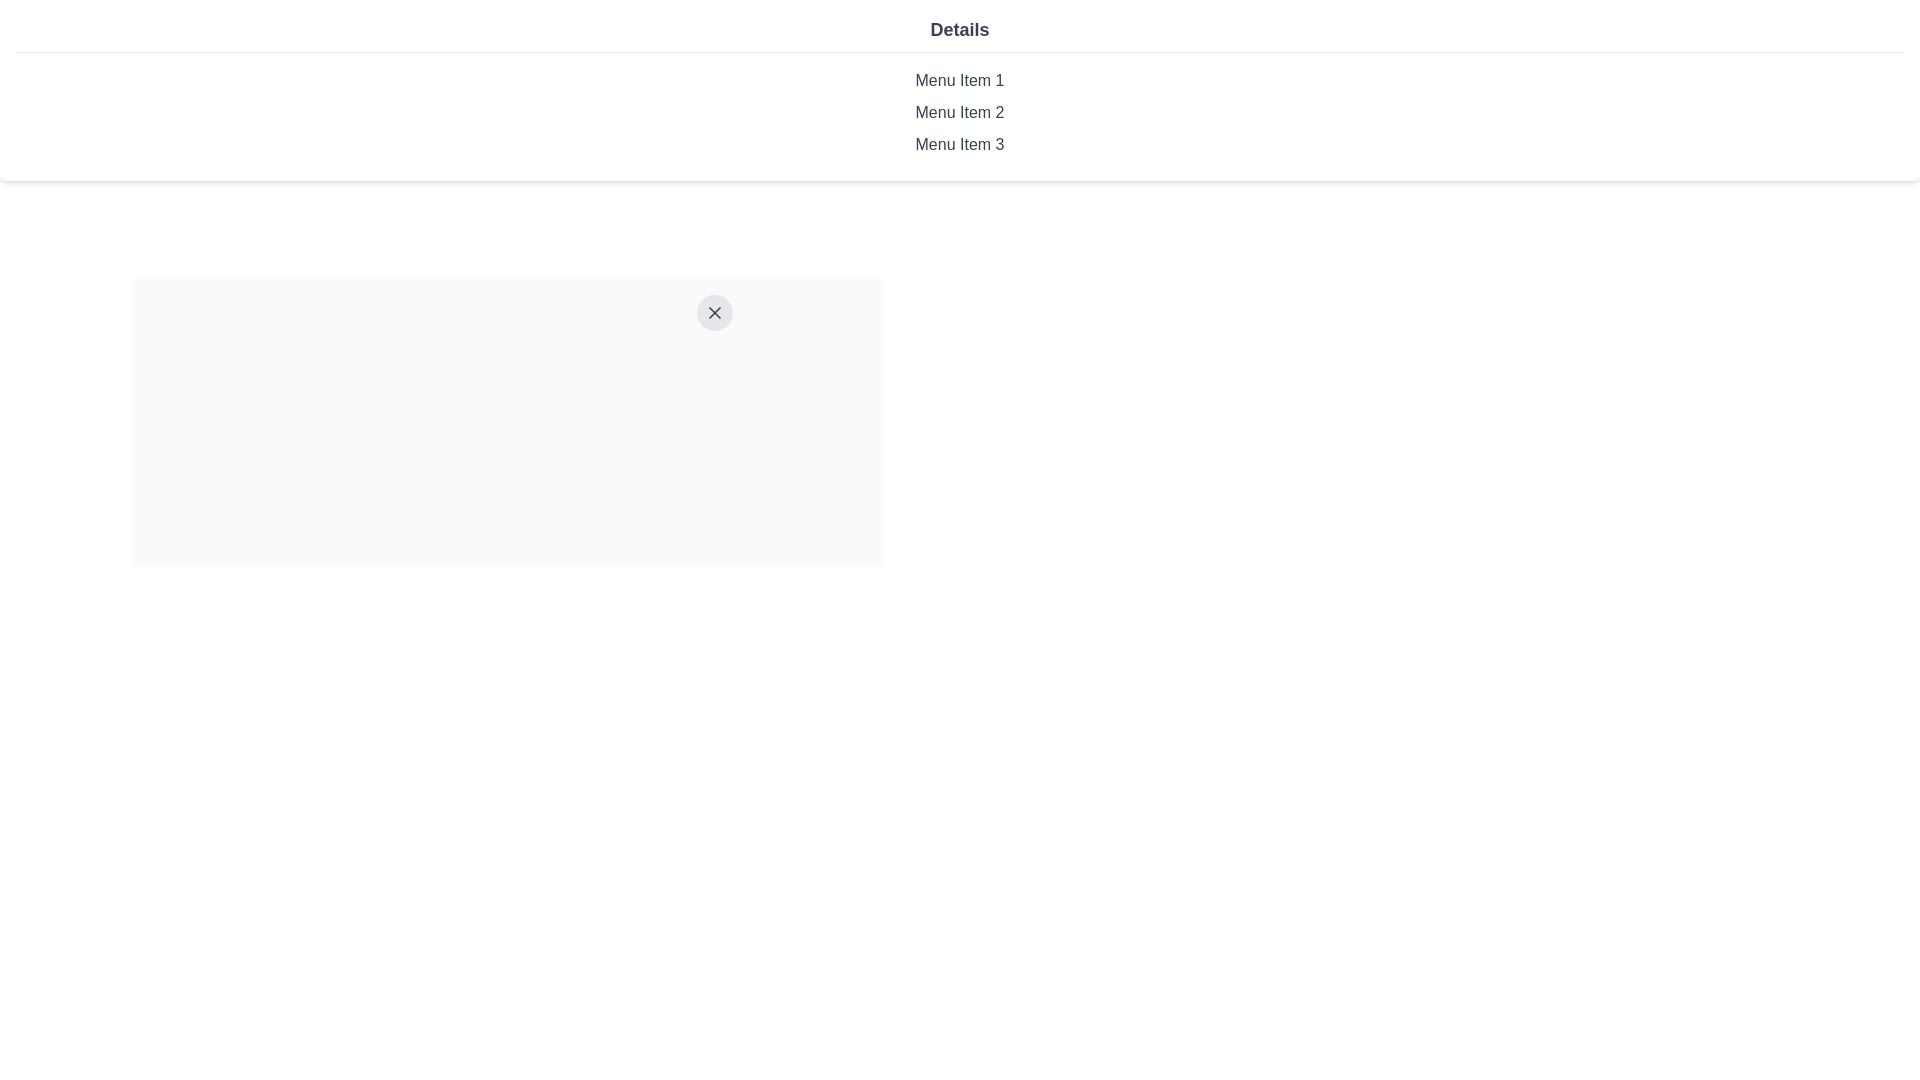 The width and height of the screenshot is (1920, 1080). Describe the element at coordinates (714, 312) in the screenshot. I see `the center of the Close icon, which is represented as a diagonal line forming an X shape within a hollow circular area, located at the top-center of the interactive card` at that location.